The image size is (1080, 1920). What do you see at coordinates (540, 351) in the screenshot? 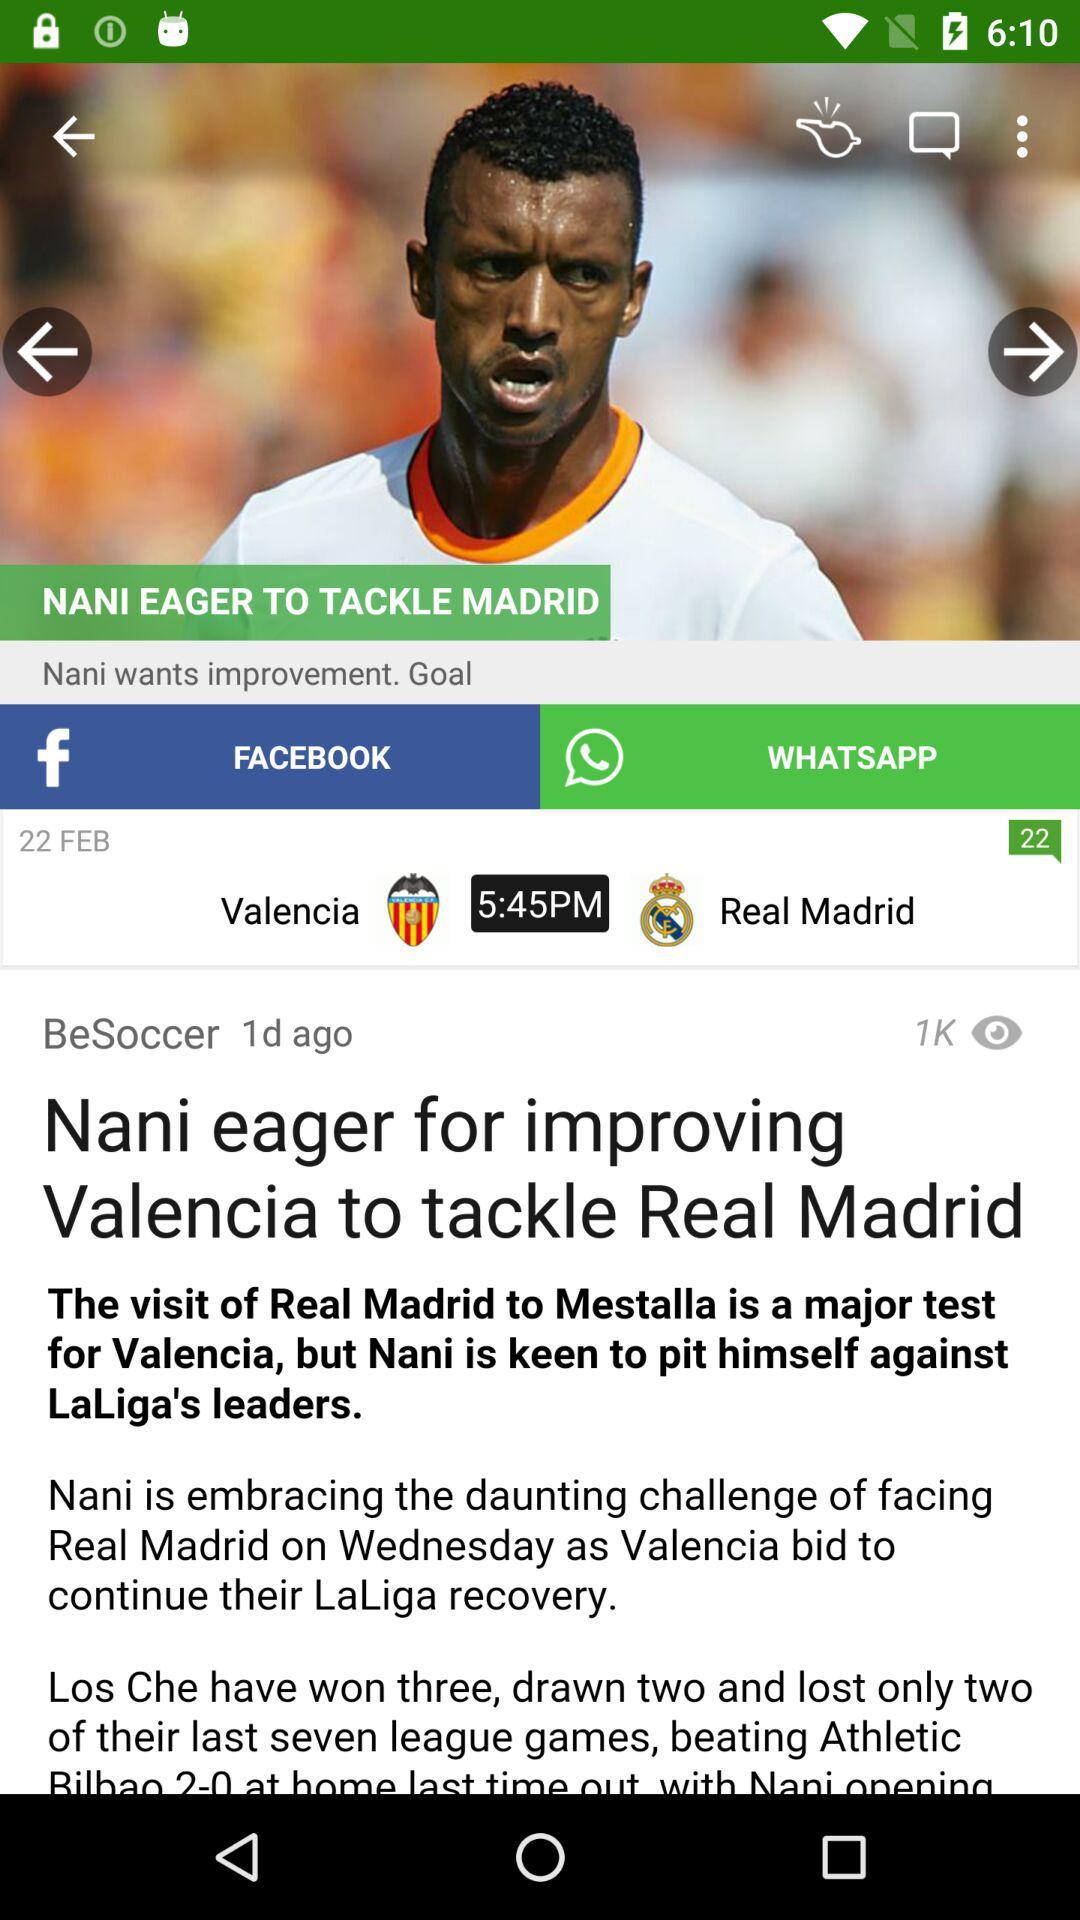
I see `advertisement` at bounding box center [540, 351].